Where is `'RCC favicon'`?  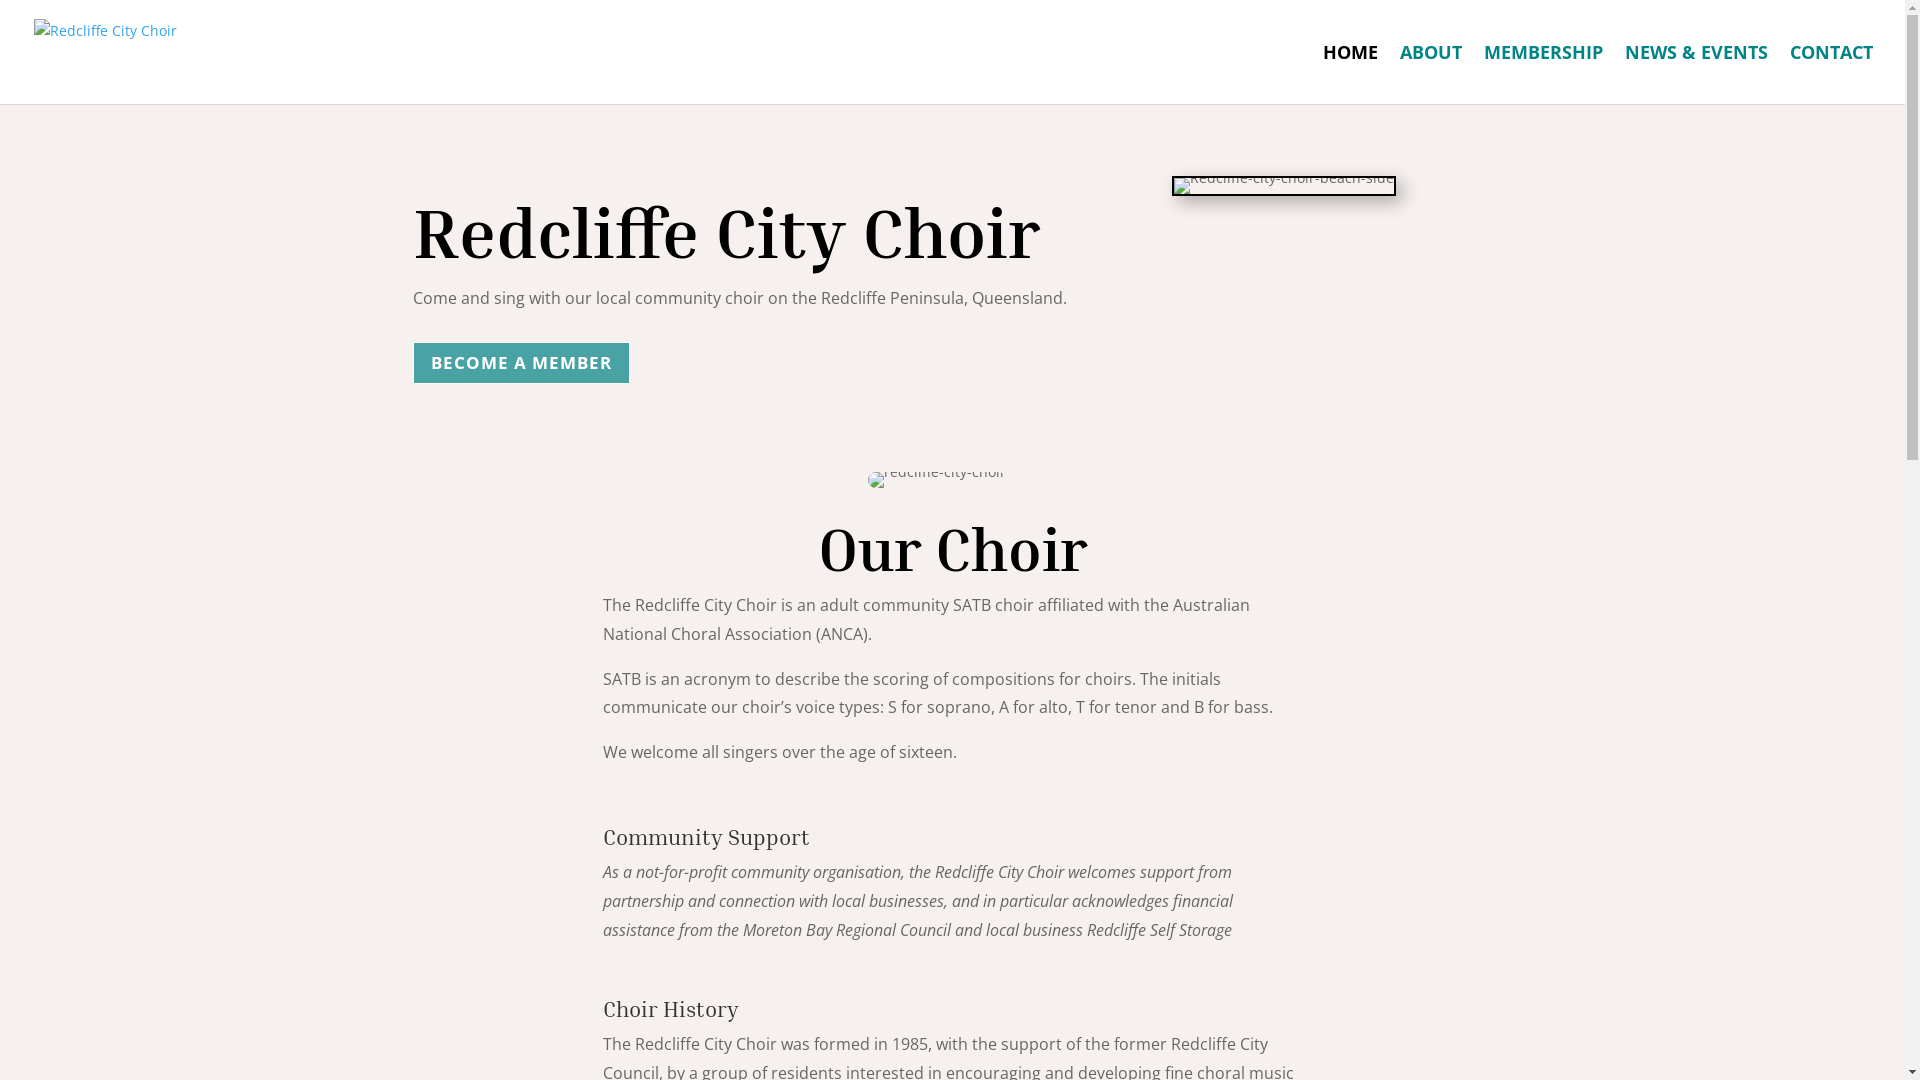
'RCC favicon' is located at coordinates (935, 479).